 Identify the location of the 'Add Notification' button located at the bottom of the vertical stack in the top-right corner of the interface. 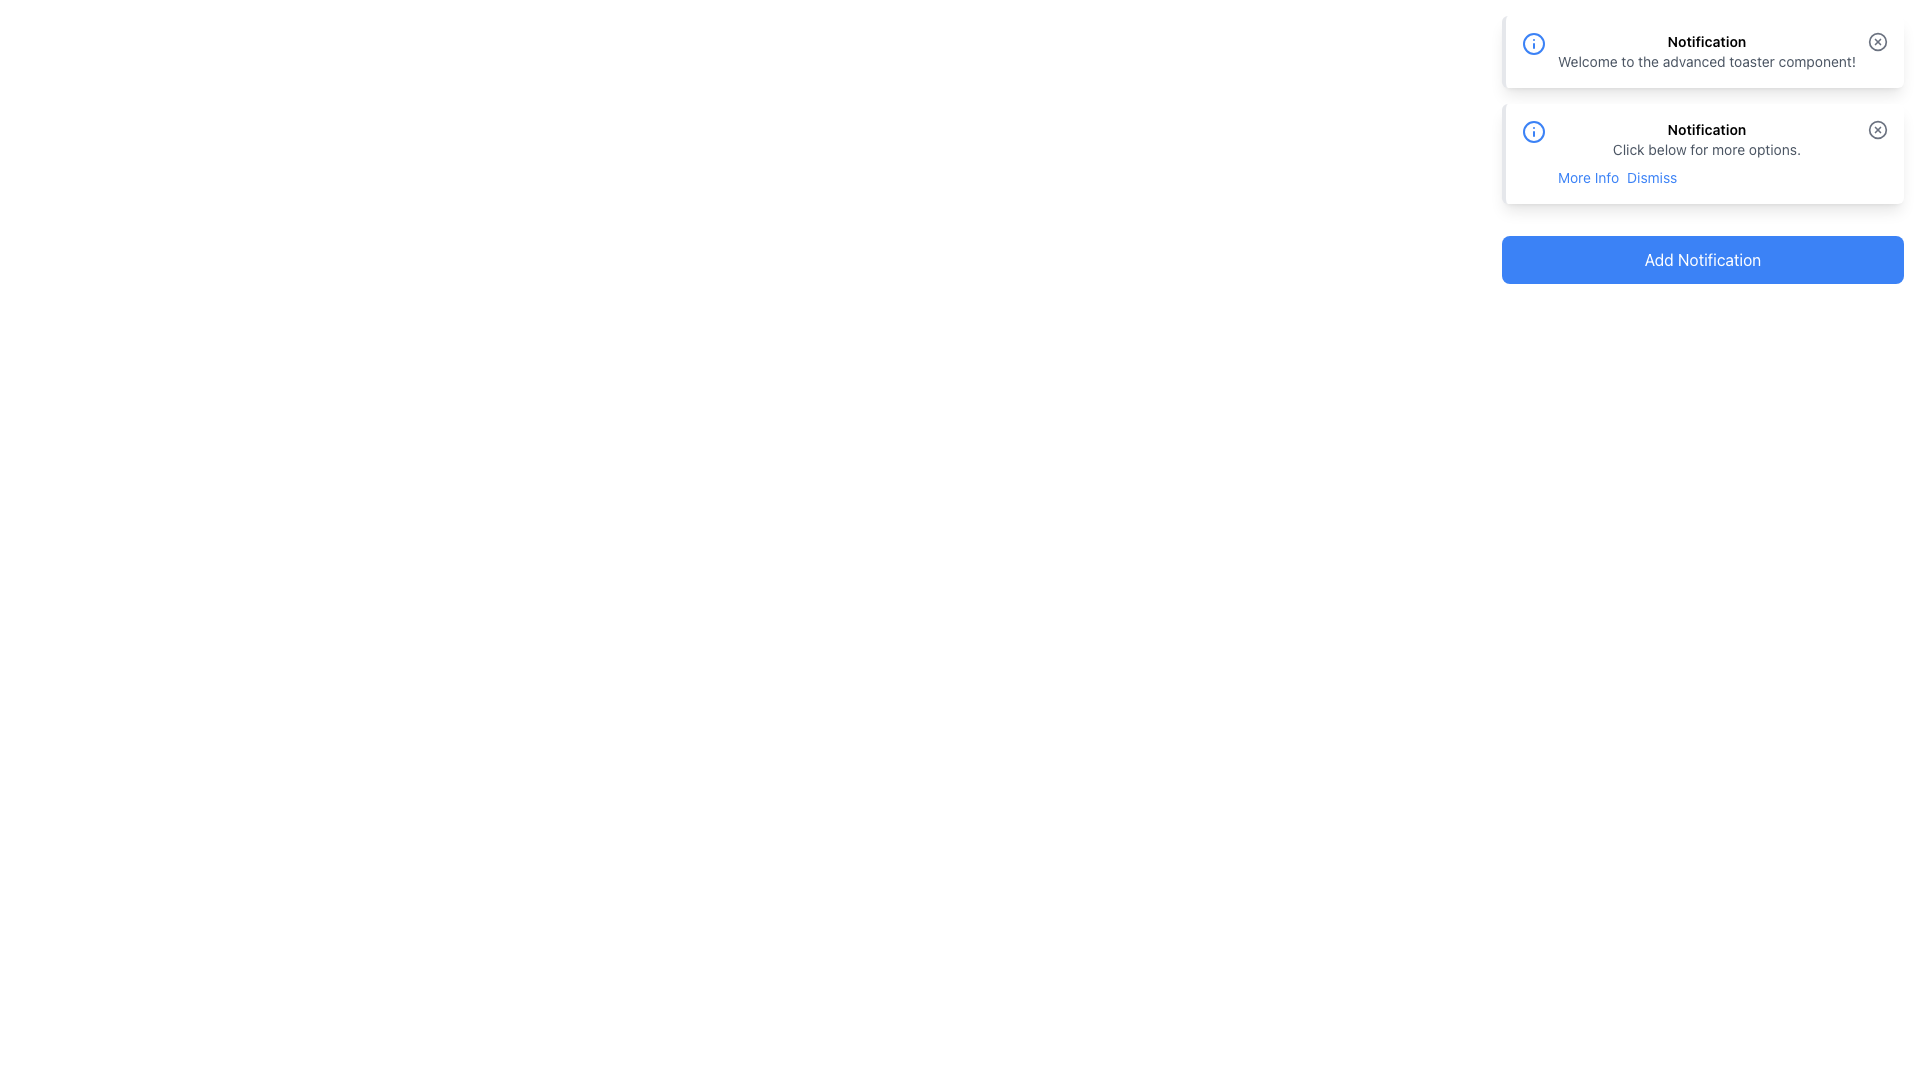
(1702, 258).